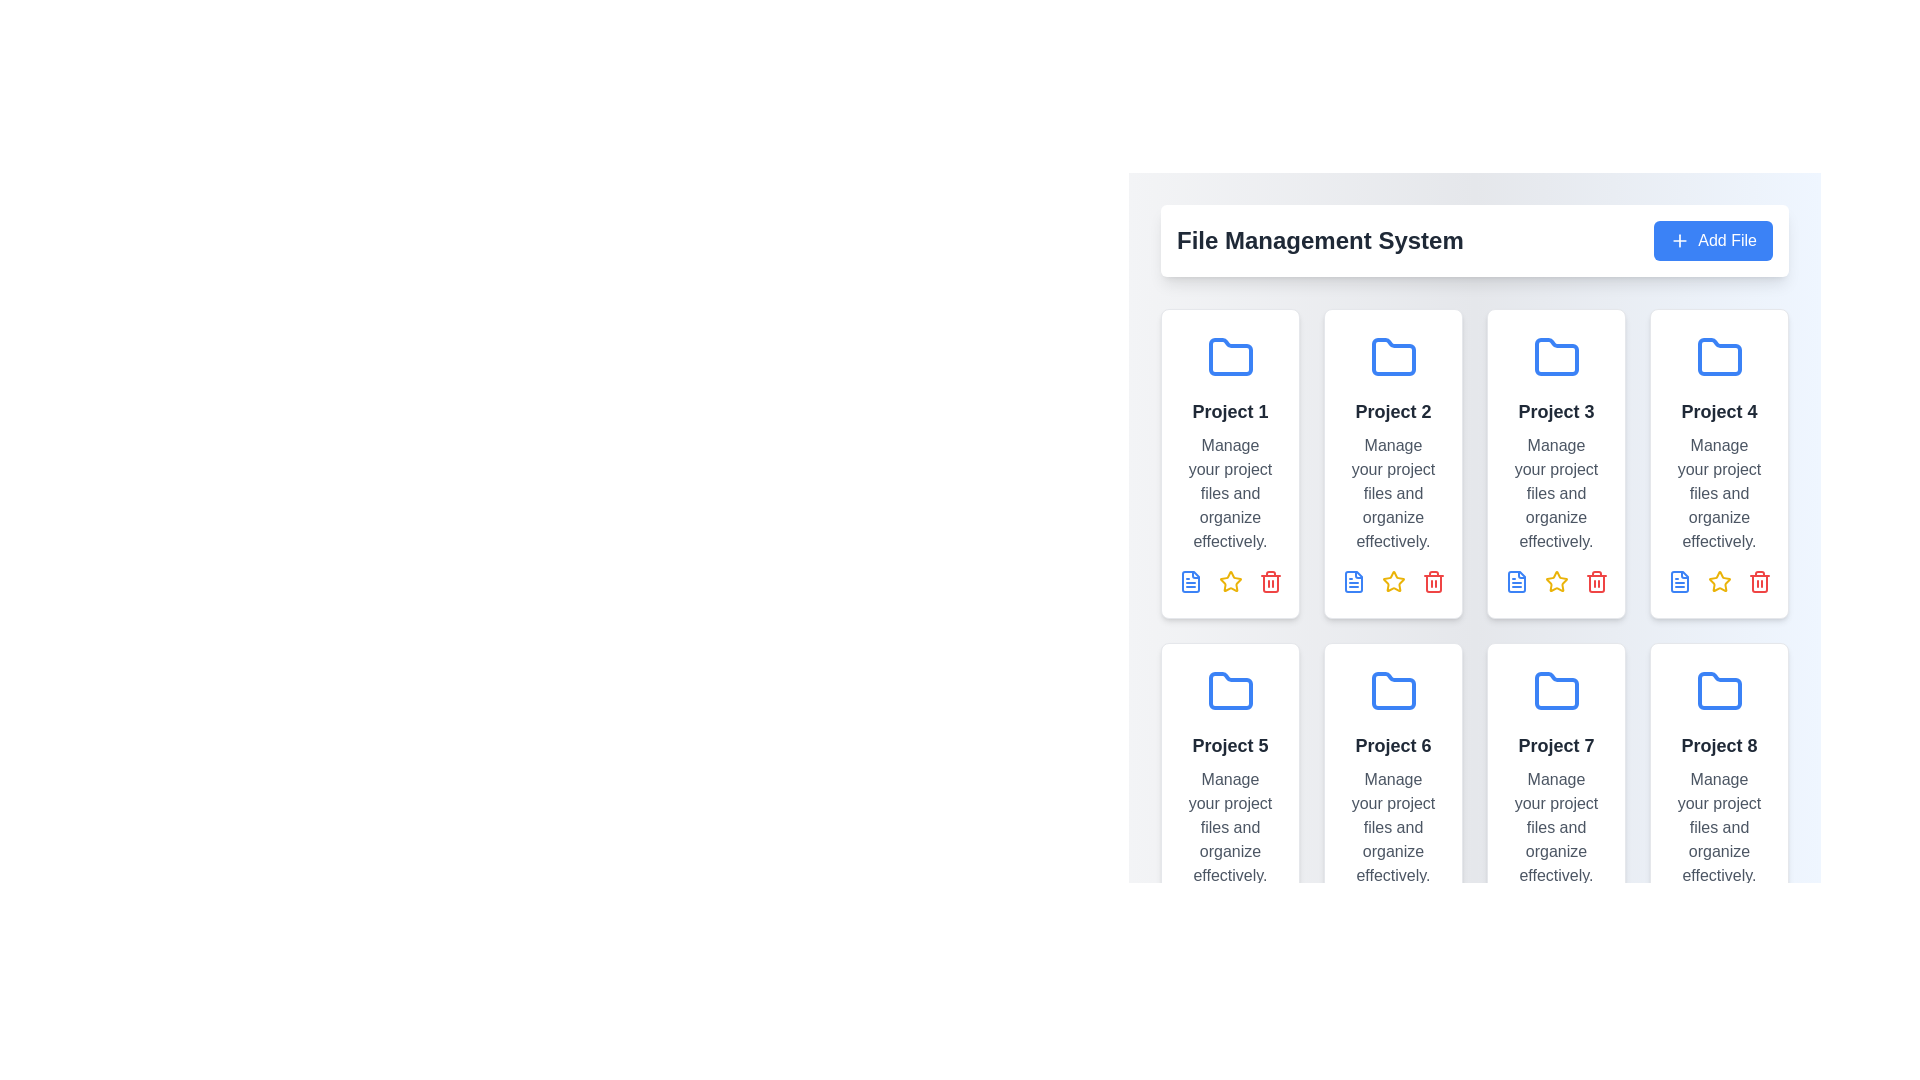  Describe the element at coordinates (1718, 411) in the screenshot. I see `the text label located in the fourth card of the top row within the 'File Management System' group, positioned below the blue folder icon` at that location.